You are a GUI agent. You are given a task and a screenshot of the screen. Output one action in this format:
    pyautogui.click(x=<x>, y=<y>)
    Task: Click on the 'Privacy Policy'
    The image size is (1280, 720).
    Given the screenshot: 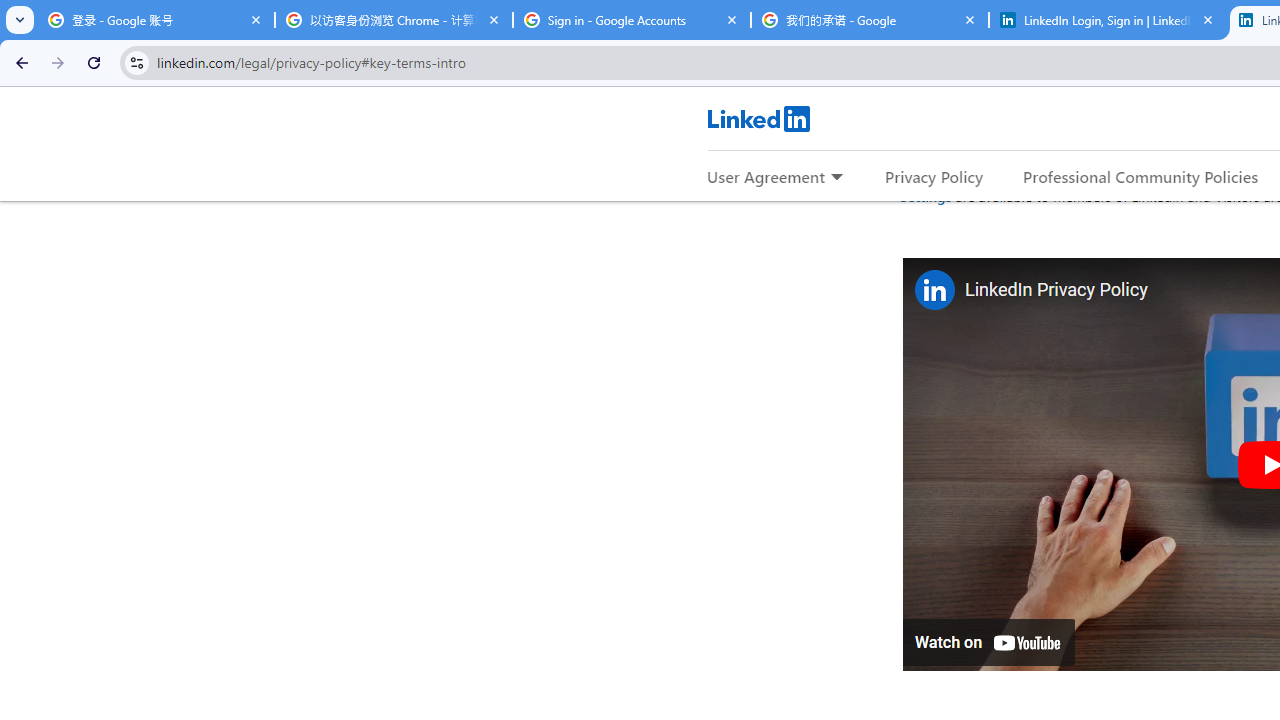 What is the action you would take?
    pyautogui.click(x=933, y=175)
    